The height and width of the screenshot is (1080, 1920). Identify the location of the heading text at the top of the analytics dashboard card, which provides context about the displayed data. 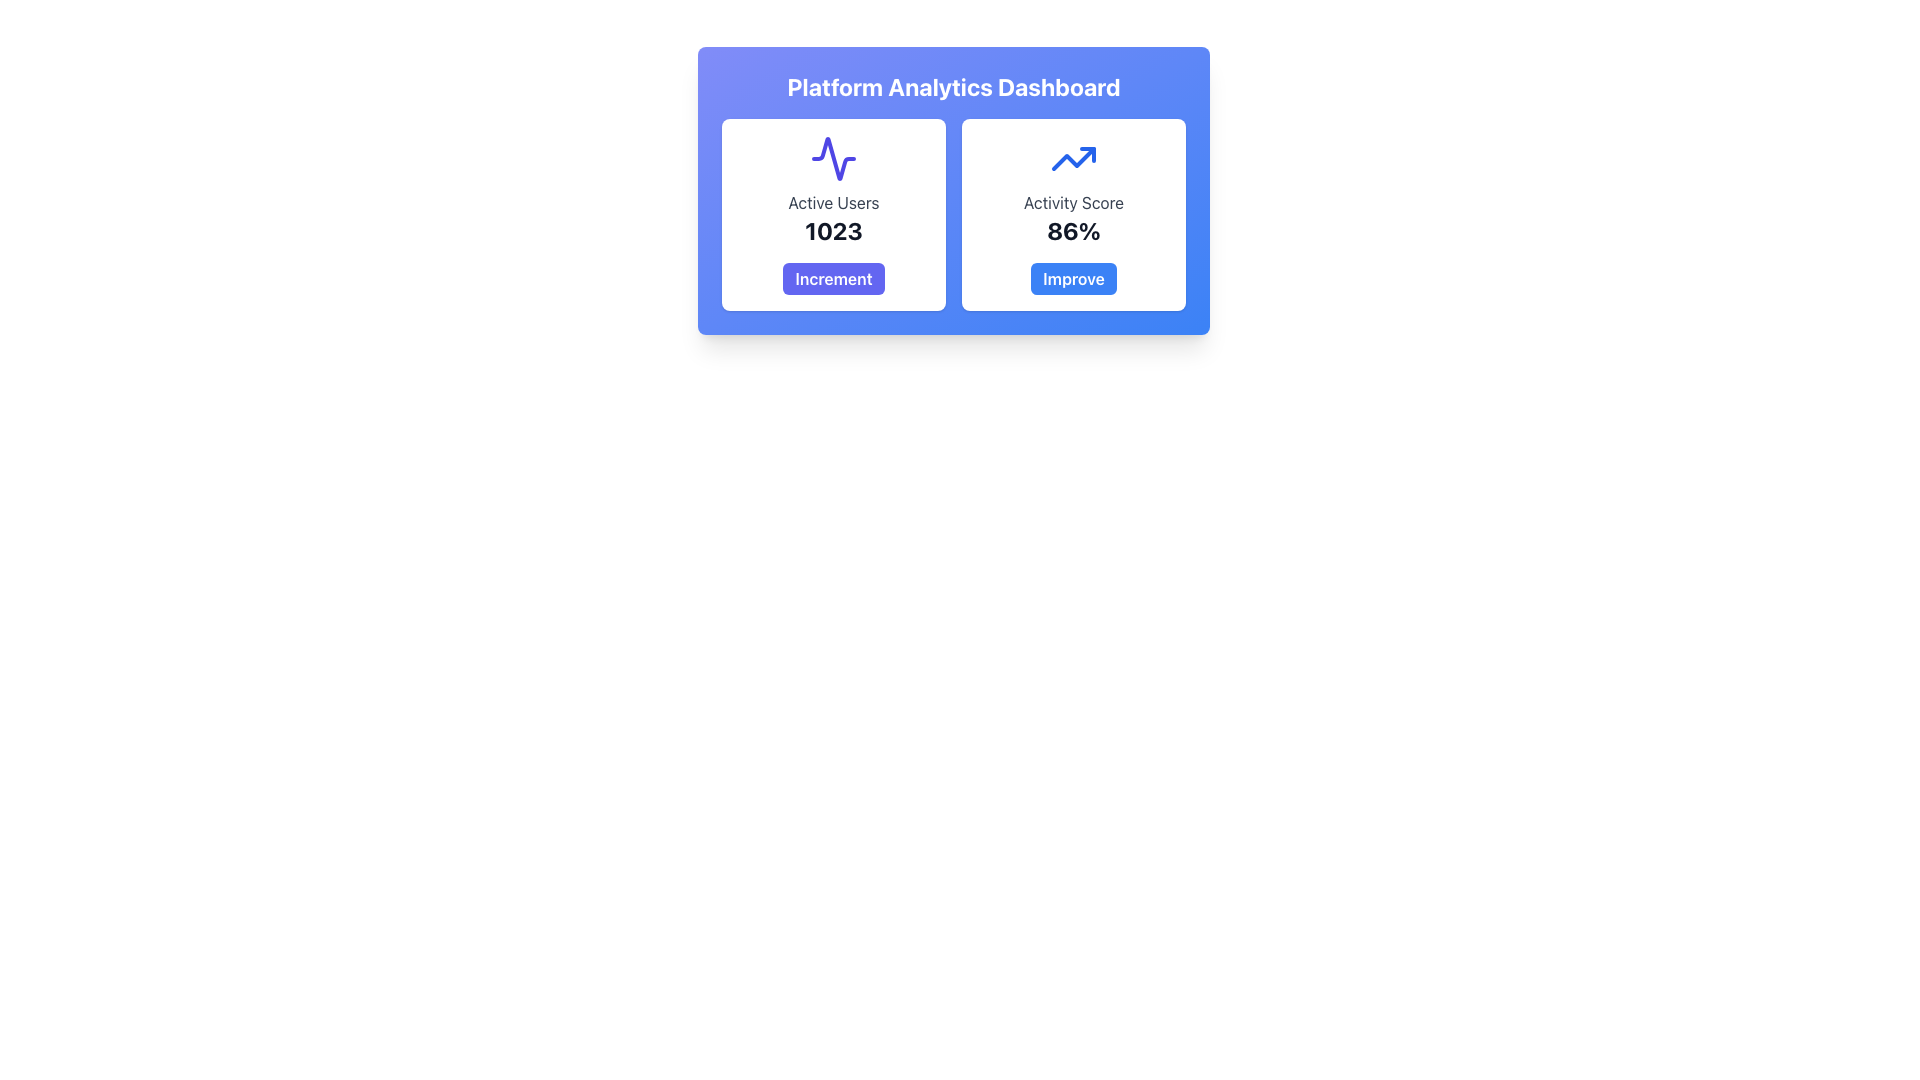
(953, 86).